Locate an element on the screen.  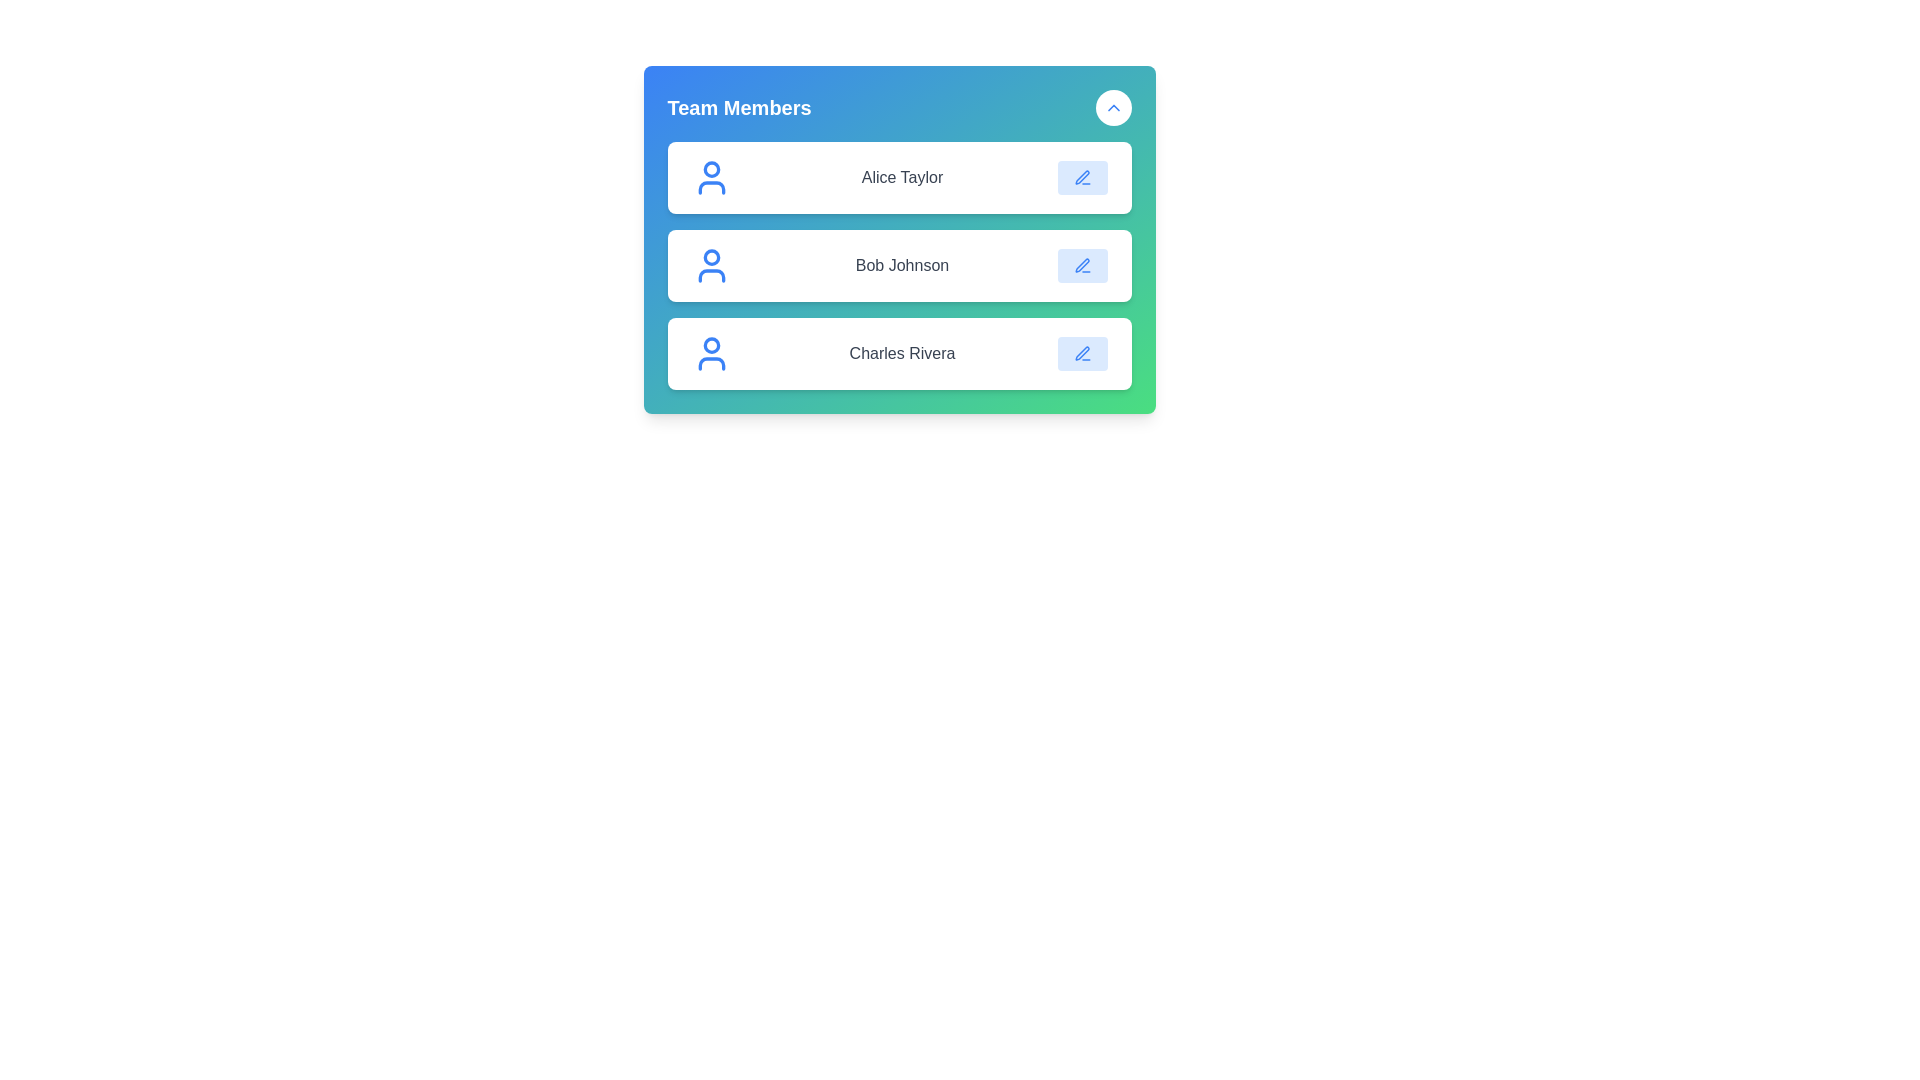
expand/collapse button to toggle the visibility of the list is located at coordinates (1112, 108).